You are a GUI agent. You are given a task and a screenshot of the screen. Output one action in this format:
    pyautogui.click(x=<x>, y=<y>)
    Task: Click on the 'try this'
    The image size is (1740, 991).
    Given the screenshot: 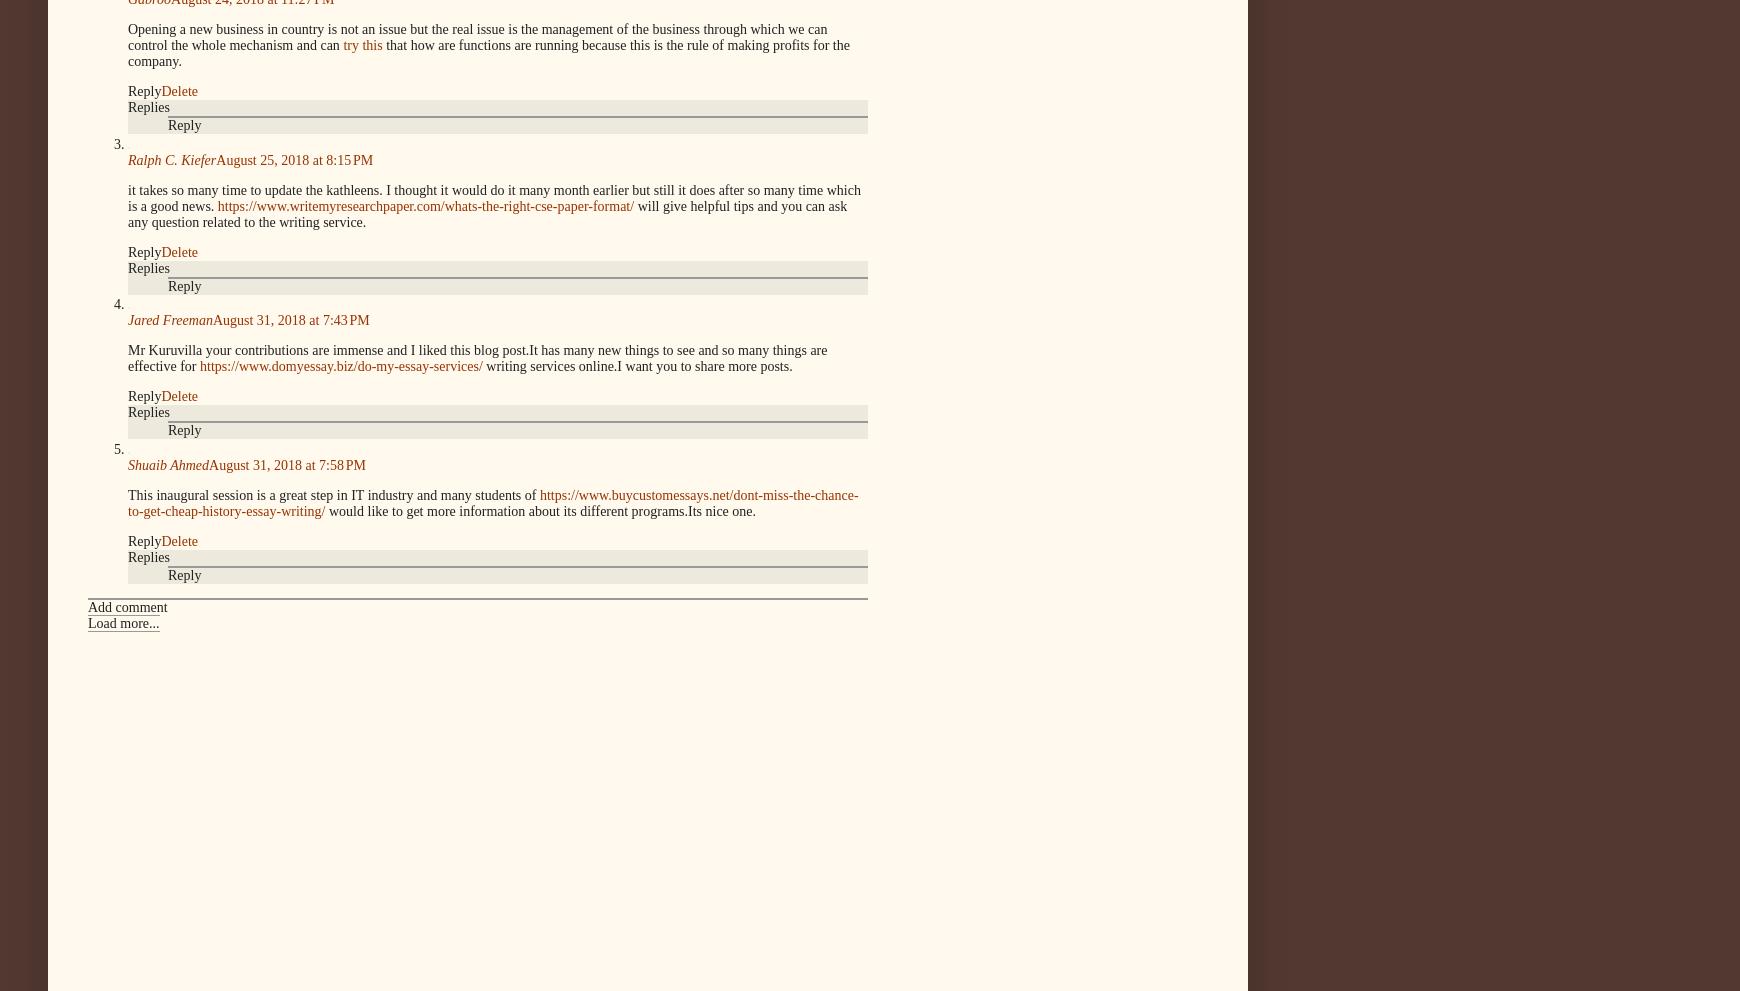 What is the action you would take?
    pyautogui.click(x=362, y=43)
    